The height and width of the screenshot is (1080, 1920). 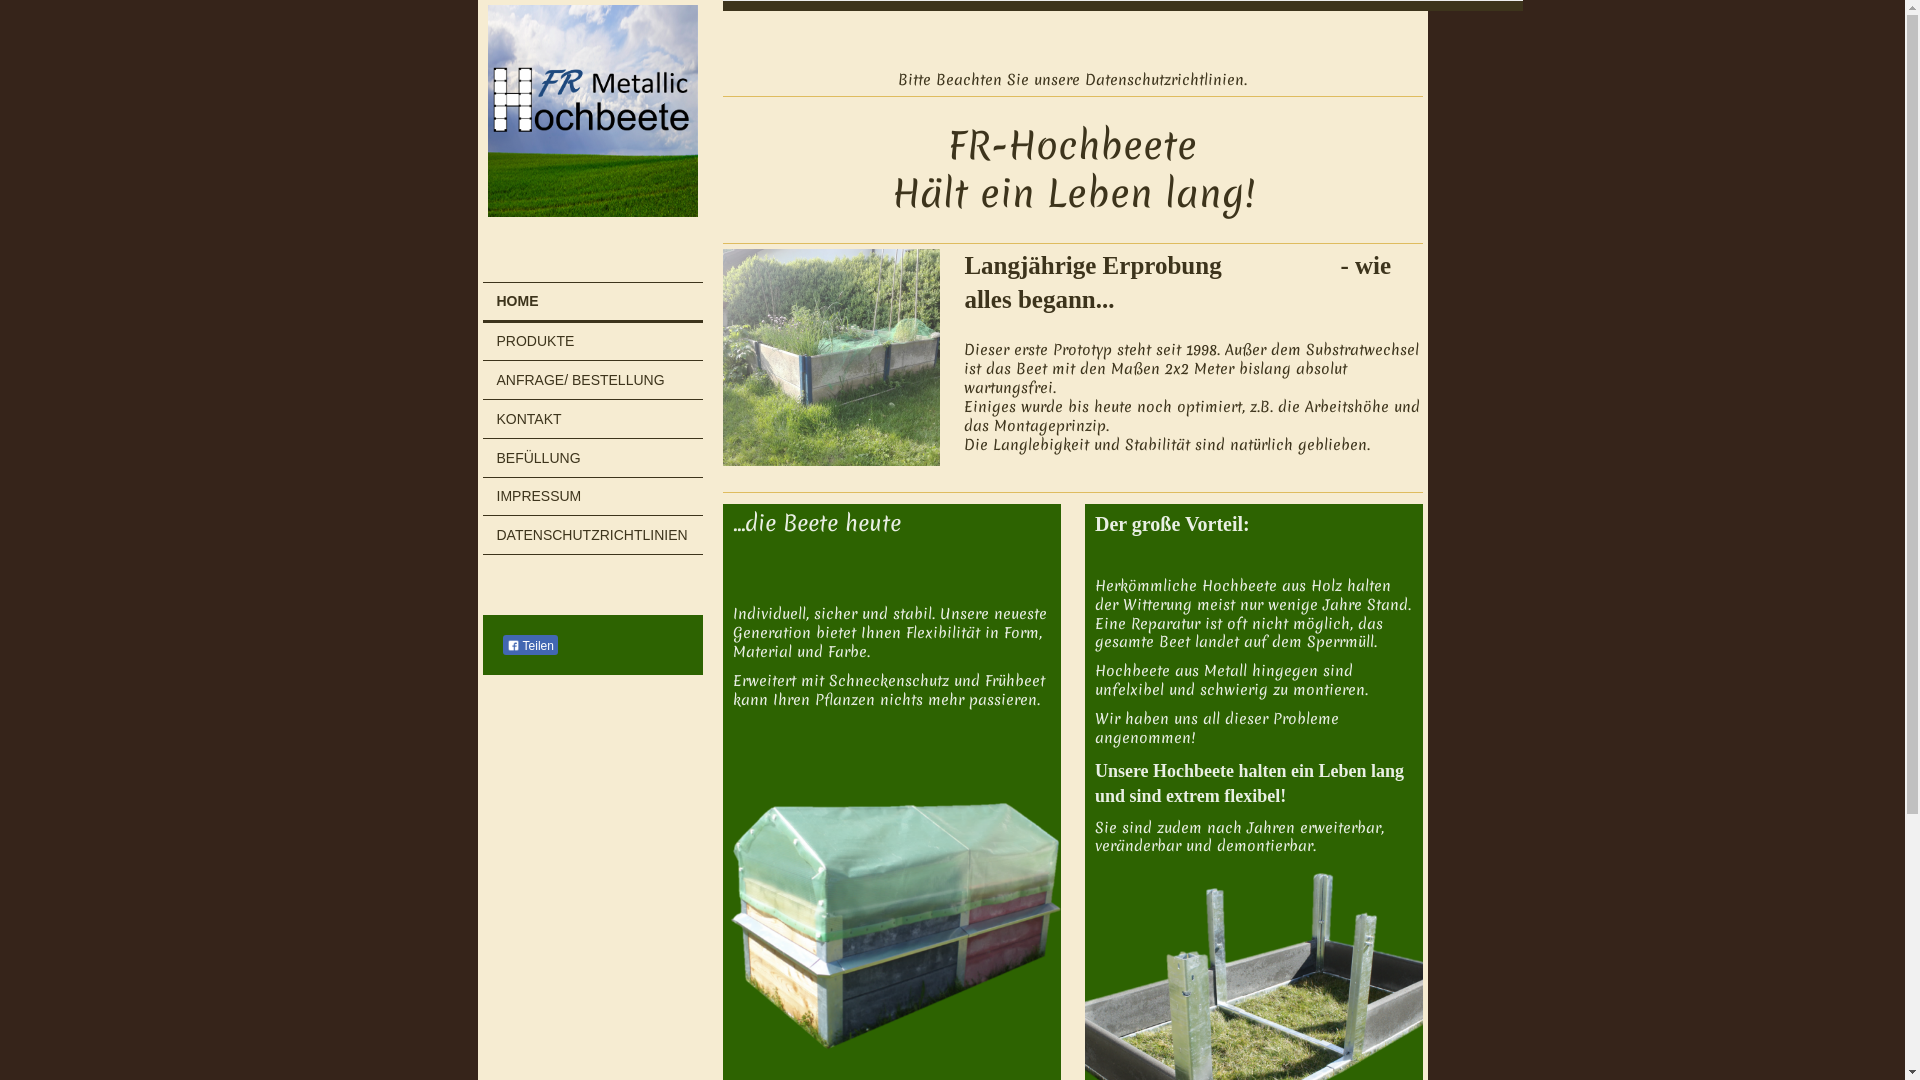 What do you see at coordinates (591, 496) in the screenshot?
I see `'IMPRESSUM'` at bounding box center [591, 496].